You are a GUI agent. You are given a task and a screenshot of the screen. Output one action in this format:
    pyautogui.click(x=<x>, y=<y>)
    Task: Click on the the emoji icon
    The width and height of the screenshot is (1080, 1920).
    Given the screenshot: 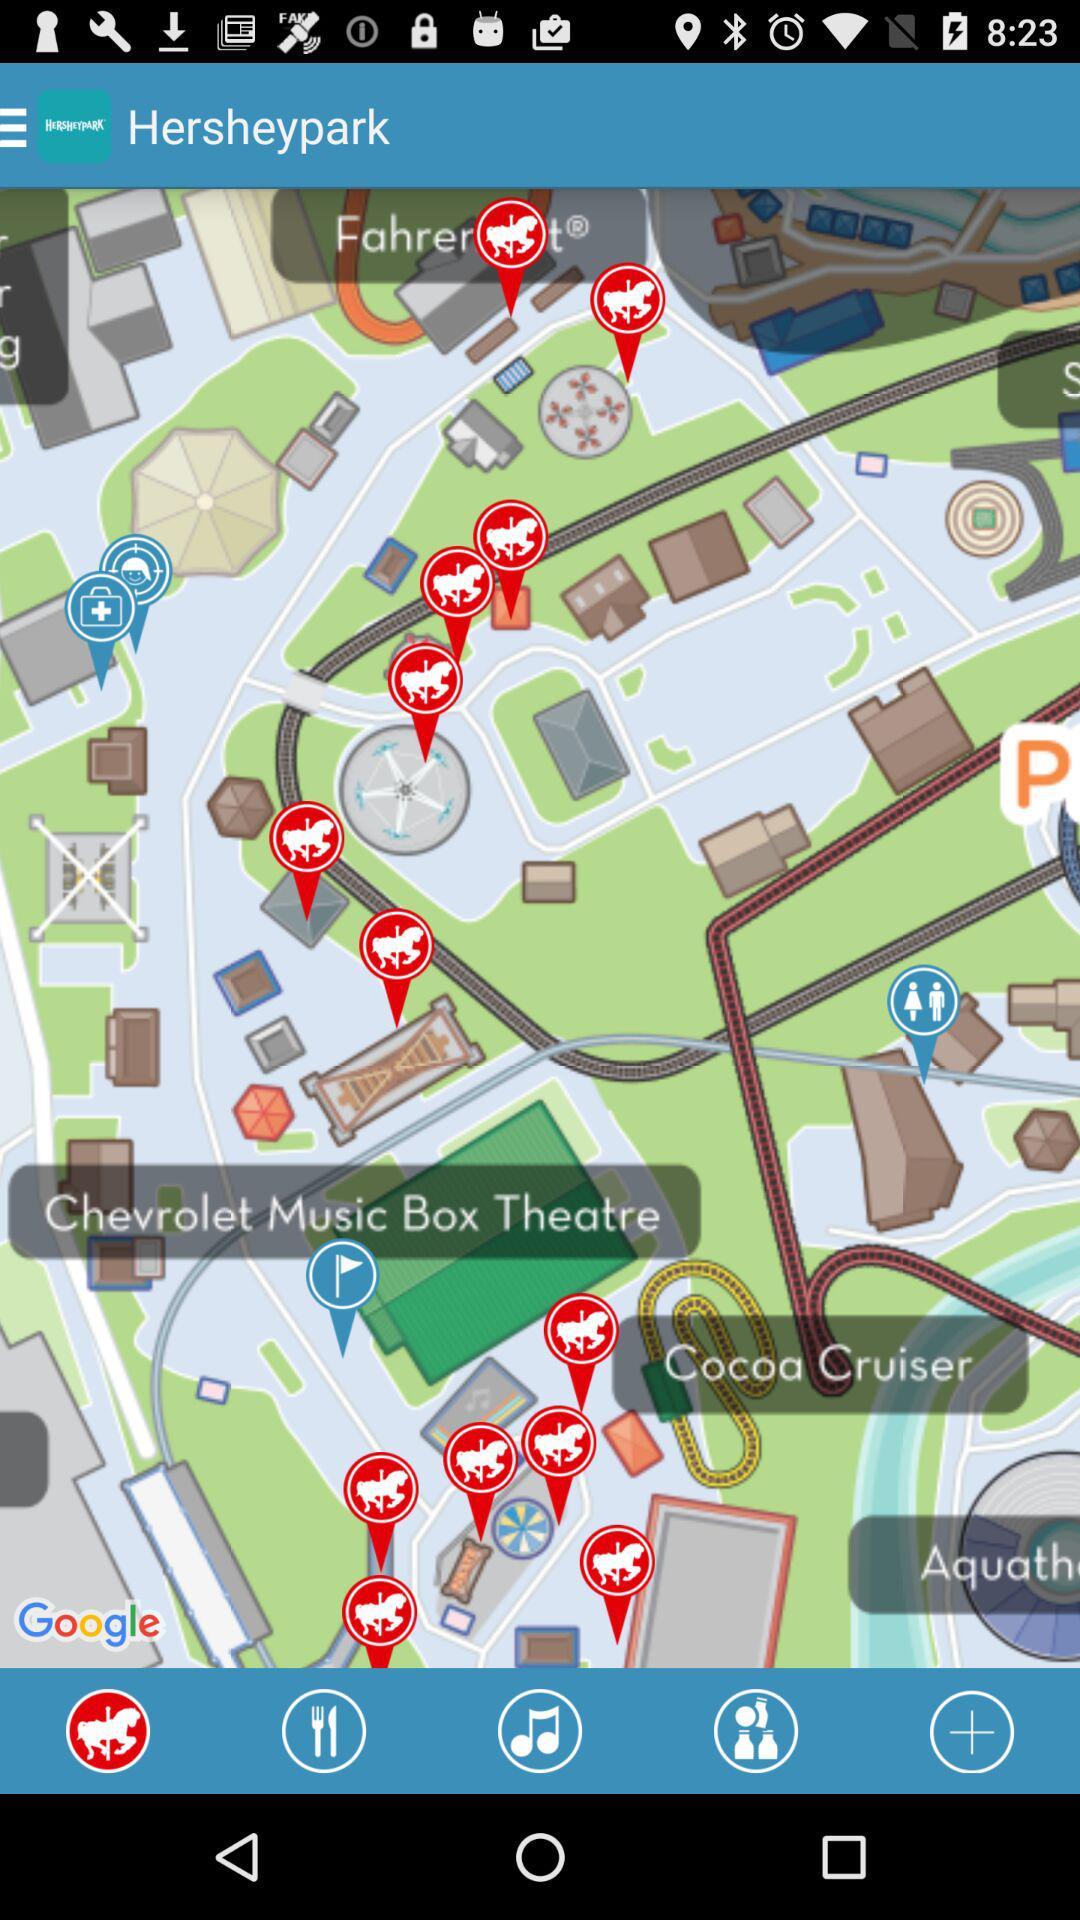 What is the action you would take?
    pyautogui.click(x=756, y=1851)
    